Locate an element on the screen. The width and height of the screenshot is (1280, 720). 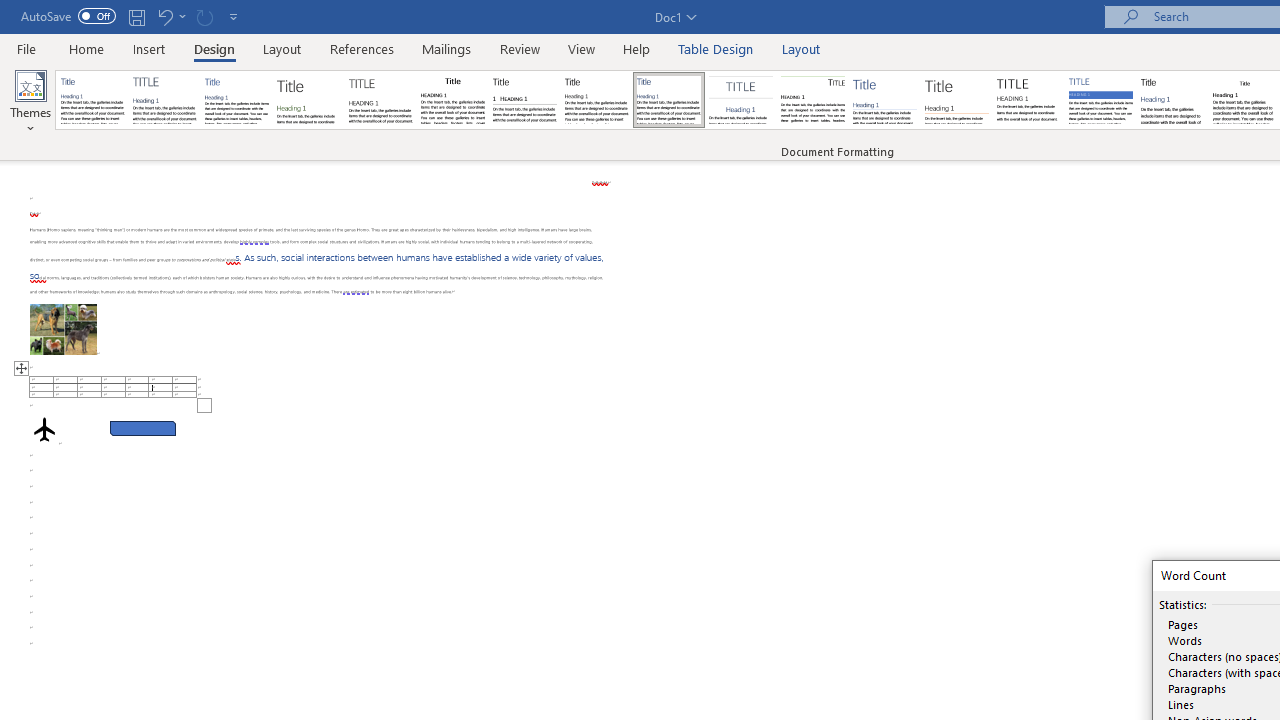
'Black & White (Classic)' is located at coordinates (452, 100).